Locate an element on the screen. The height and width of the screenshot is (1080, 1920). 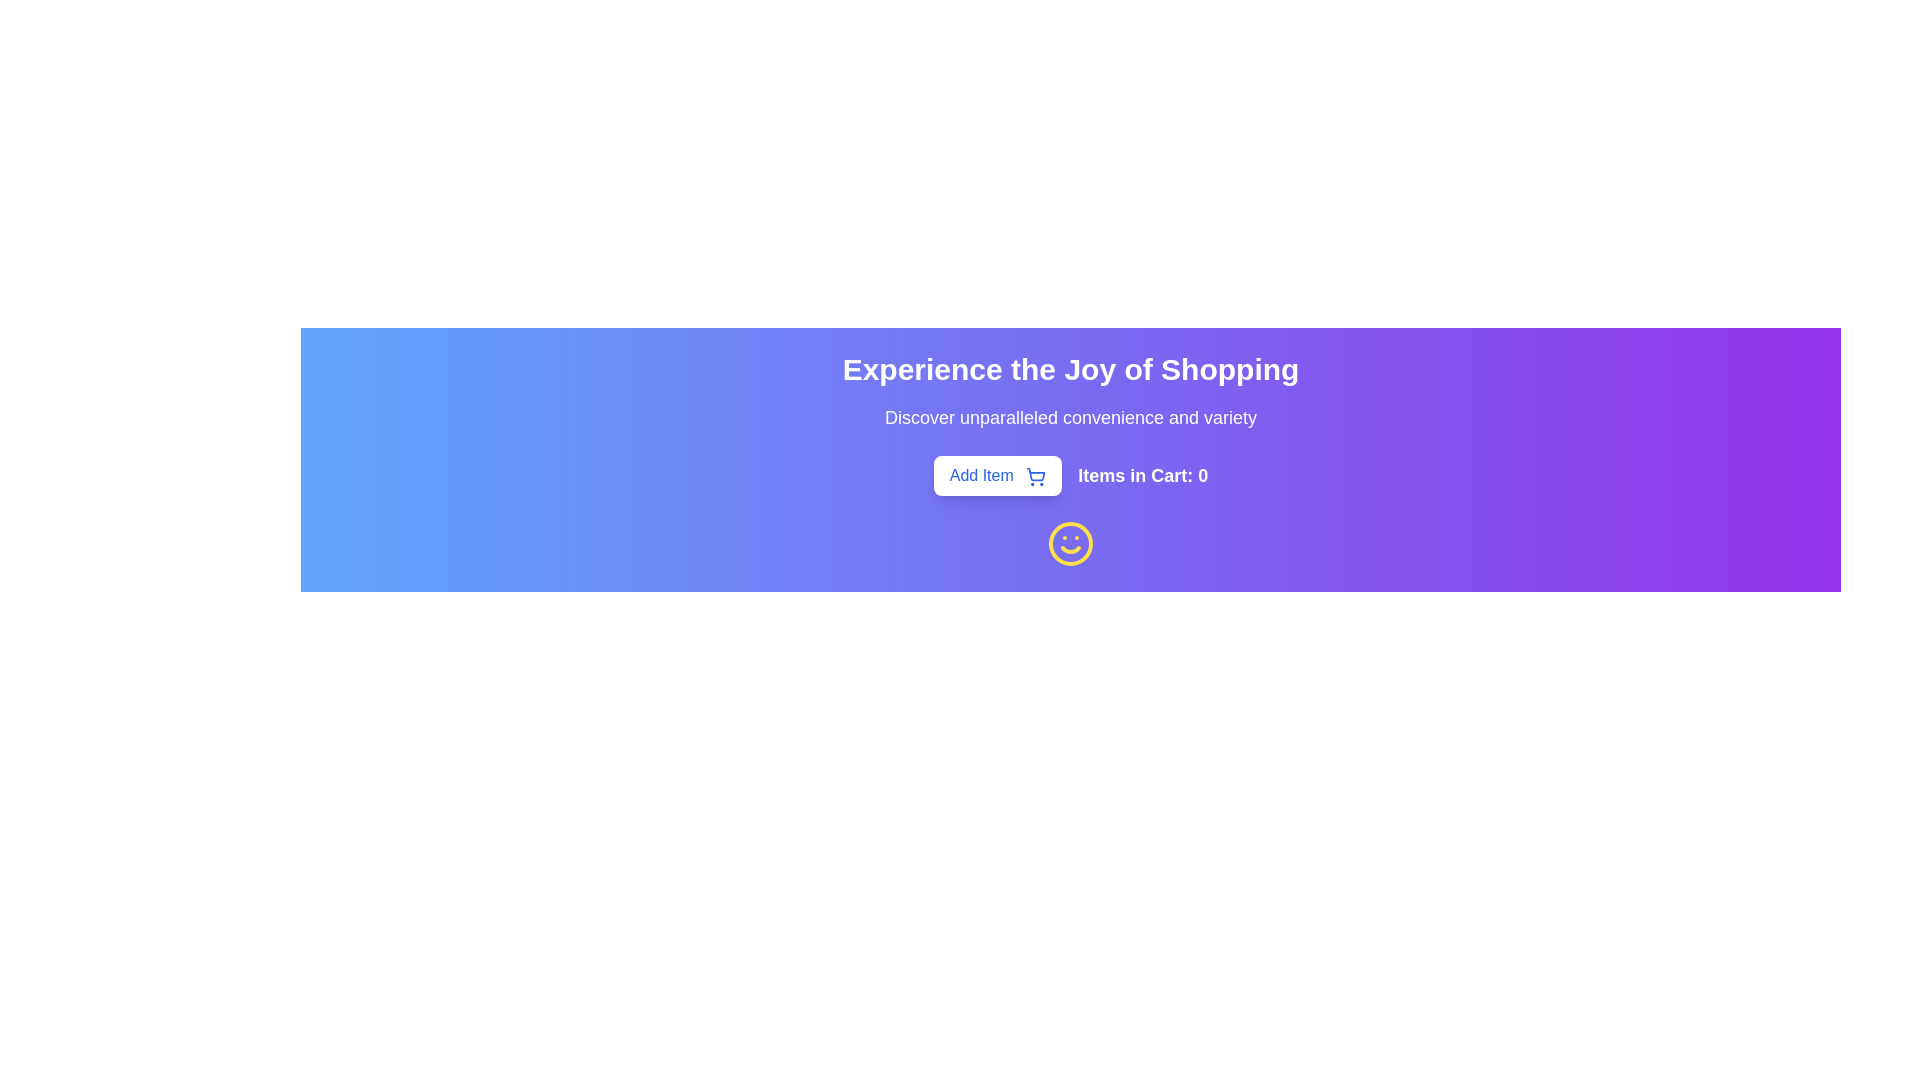
the text label displaying 'Items in Cart: 0', which is styled with a bold font and slightly larger size, positioned to the right of the 'Add Item' button is located at coordinates (1143, 475).